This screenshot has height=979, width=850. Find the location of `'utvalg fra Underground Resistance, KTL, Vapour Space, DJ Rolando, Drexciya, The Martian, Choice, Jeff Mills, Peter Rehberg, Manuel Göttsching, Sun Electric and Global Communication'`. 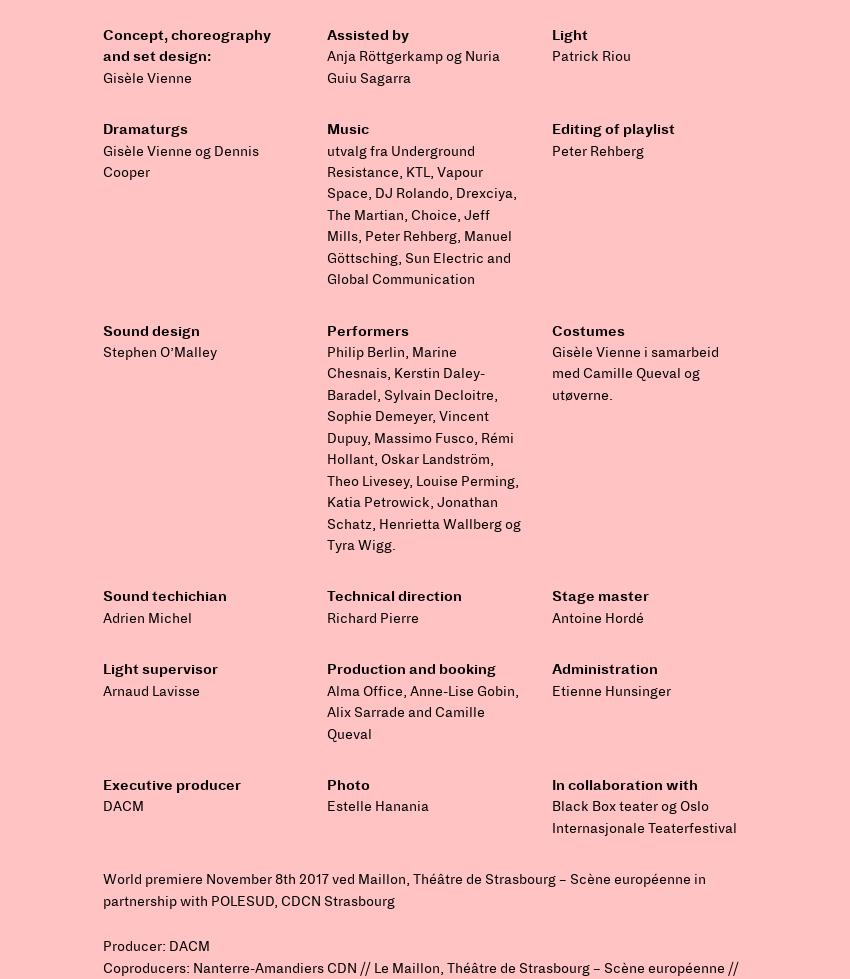

'utvalg fra Underground Resistance, KTL, Vapour Space, DJ Rolando, Drexciya, The Martian, Choice, Jeff Mills, Peter Rehberg, Manuel Göttsching, Sun Electric and Global Communication' is located at coordinates (422, 214).